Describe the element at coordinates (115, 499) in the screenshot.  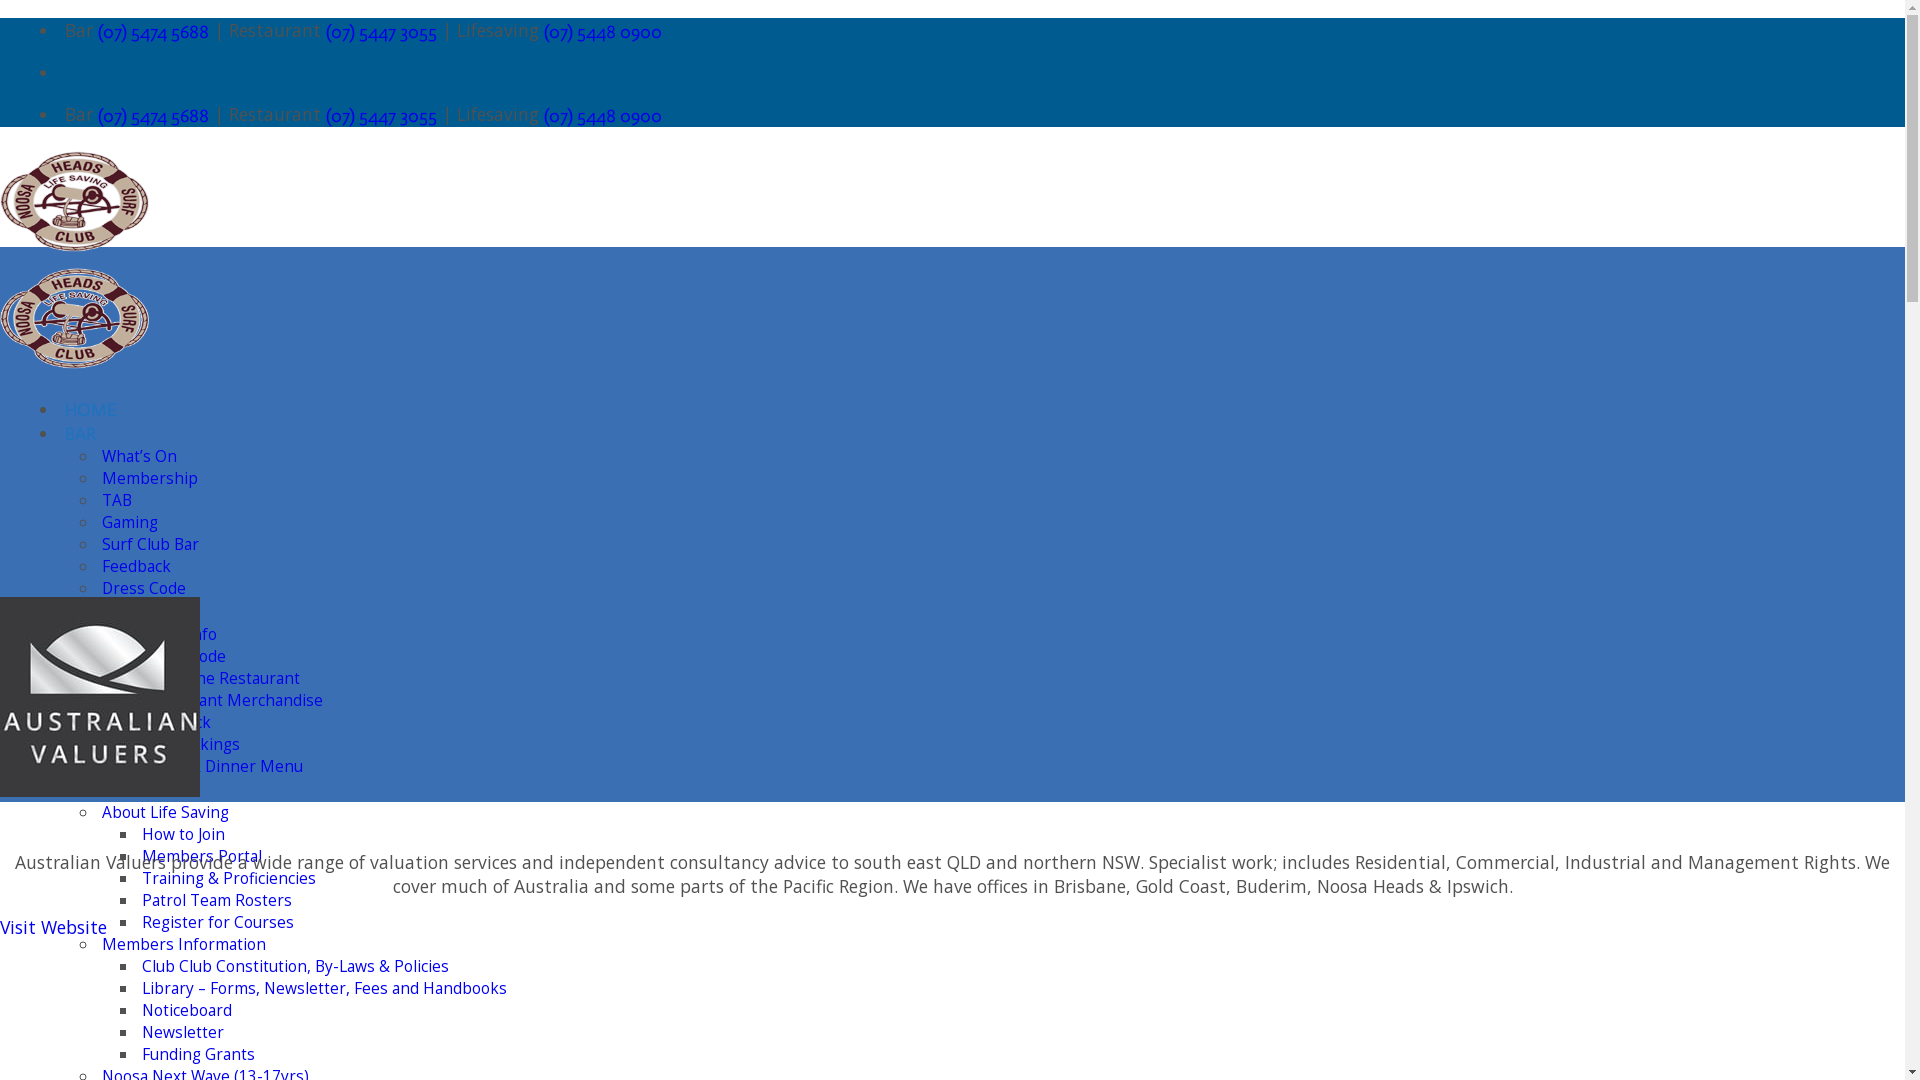
I see `'TAB'` at that location.